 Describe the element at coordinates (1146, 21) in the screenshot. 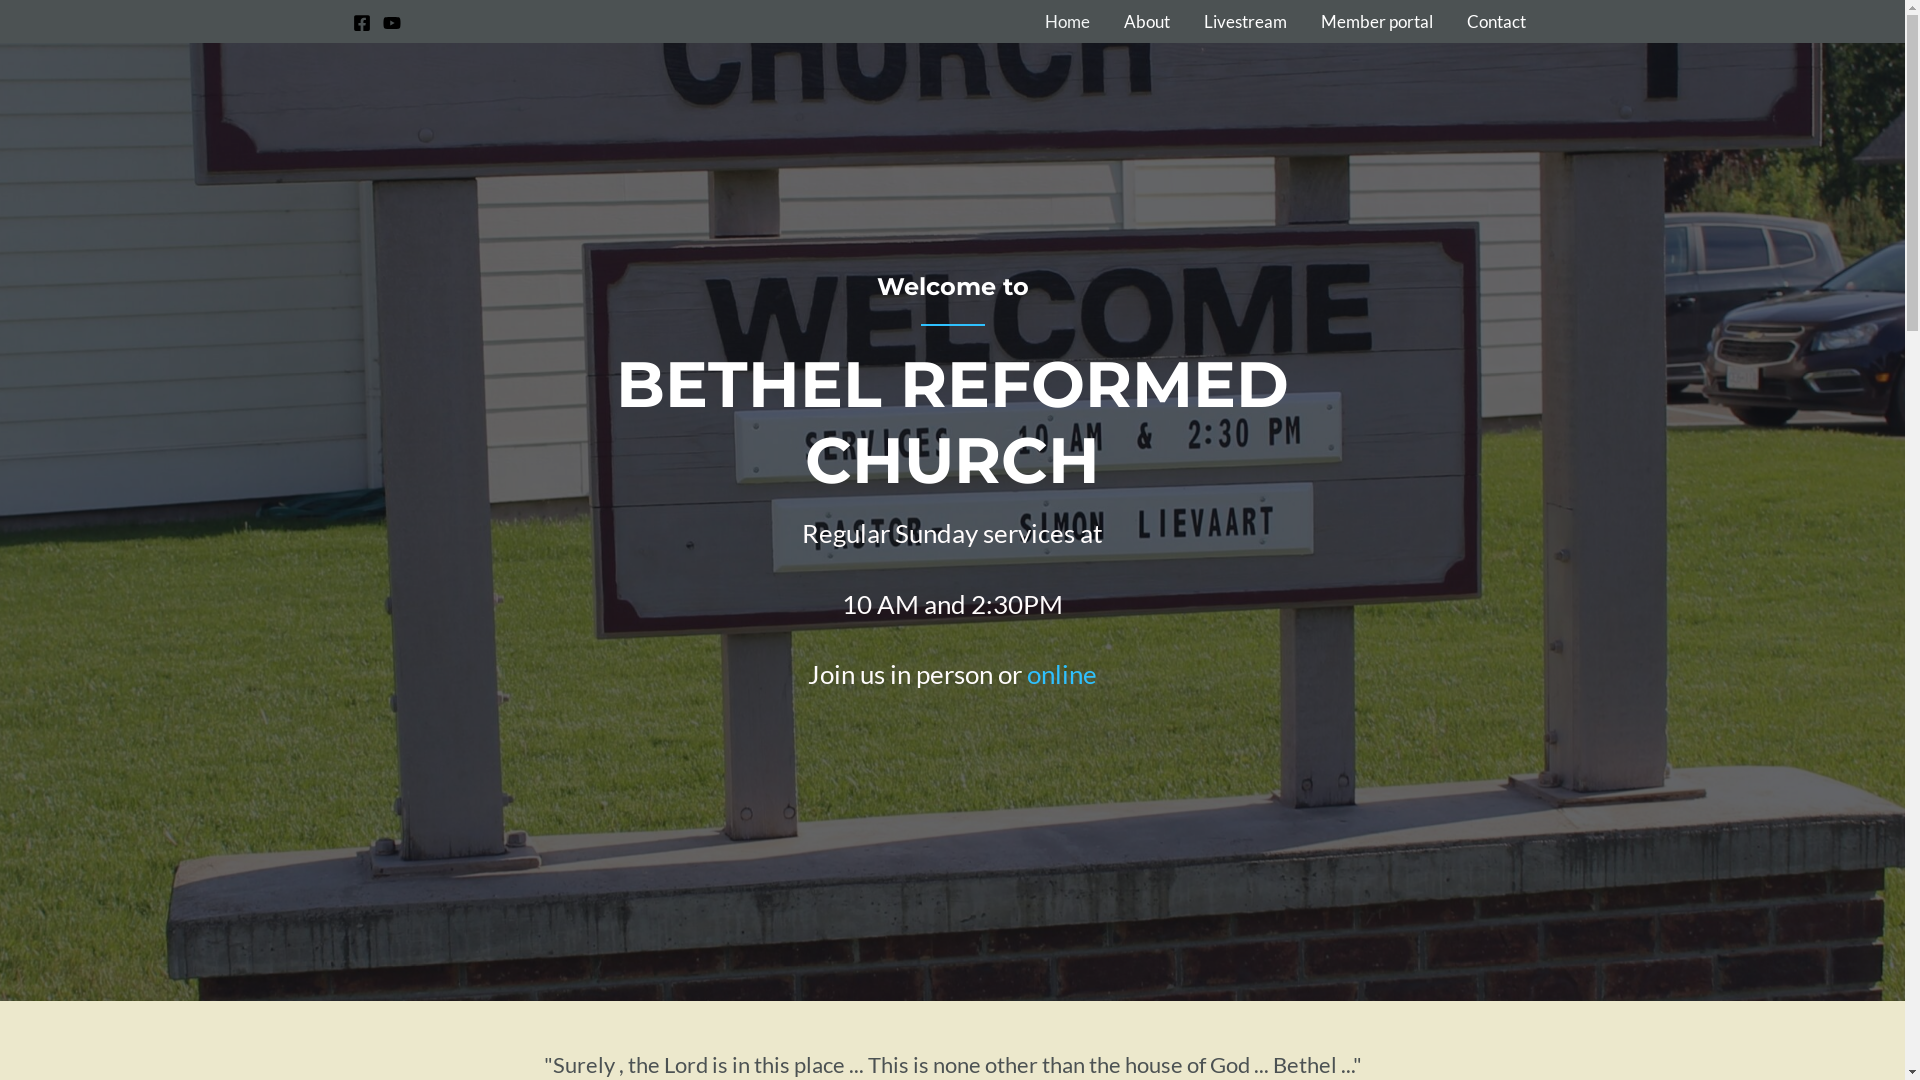

I see `'About'` at that location.